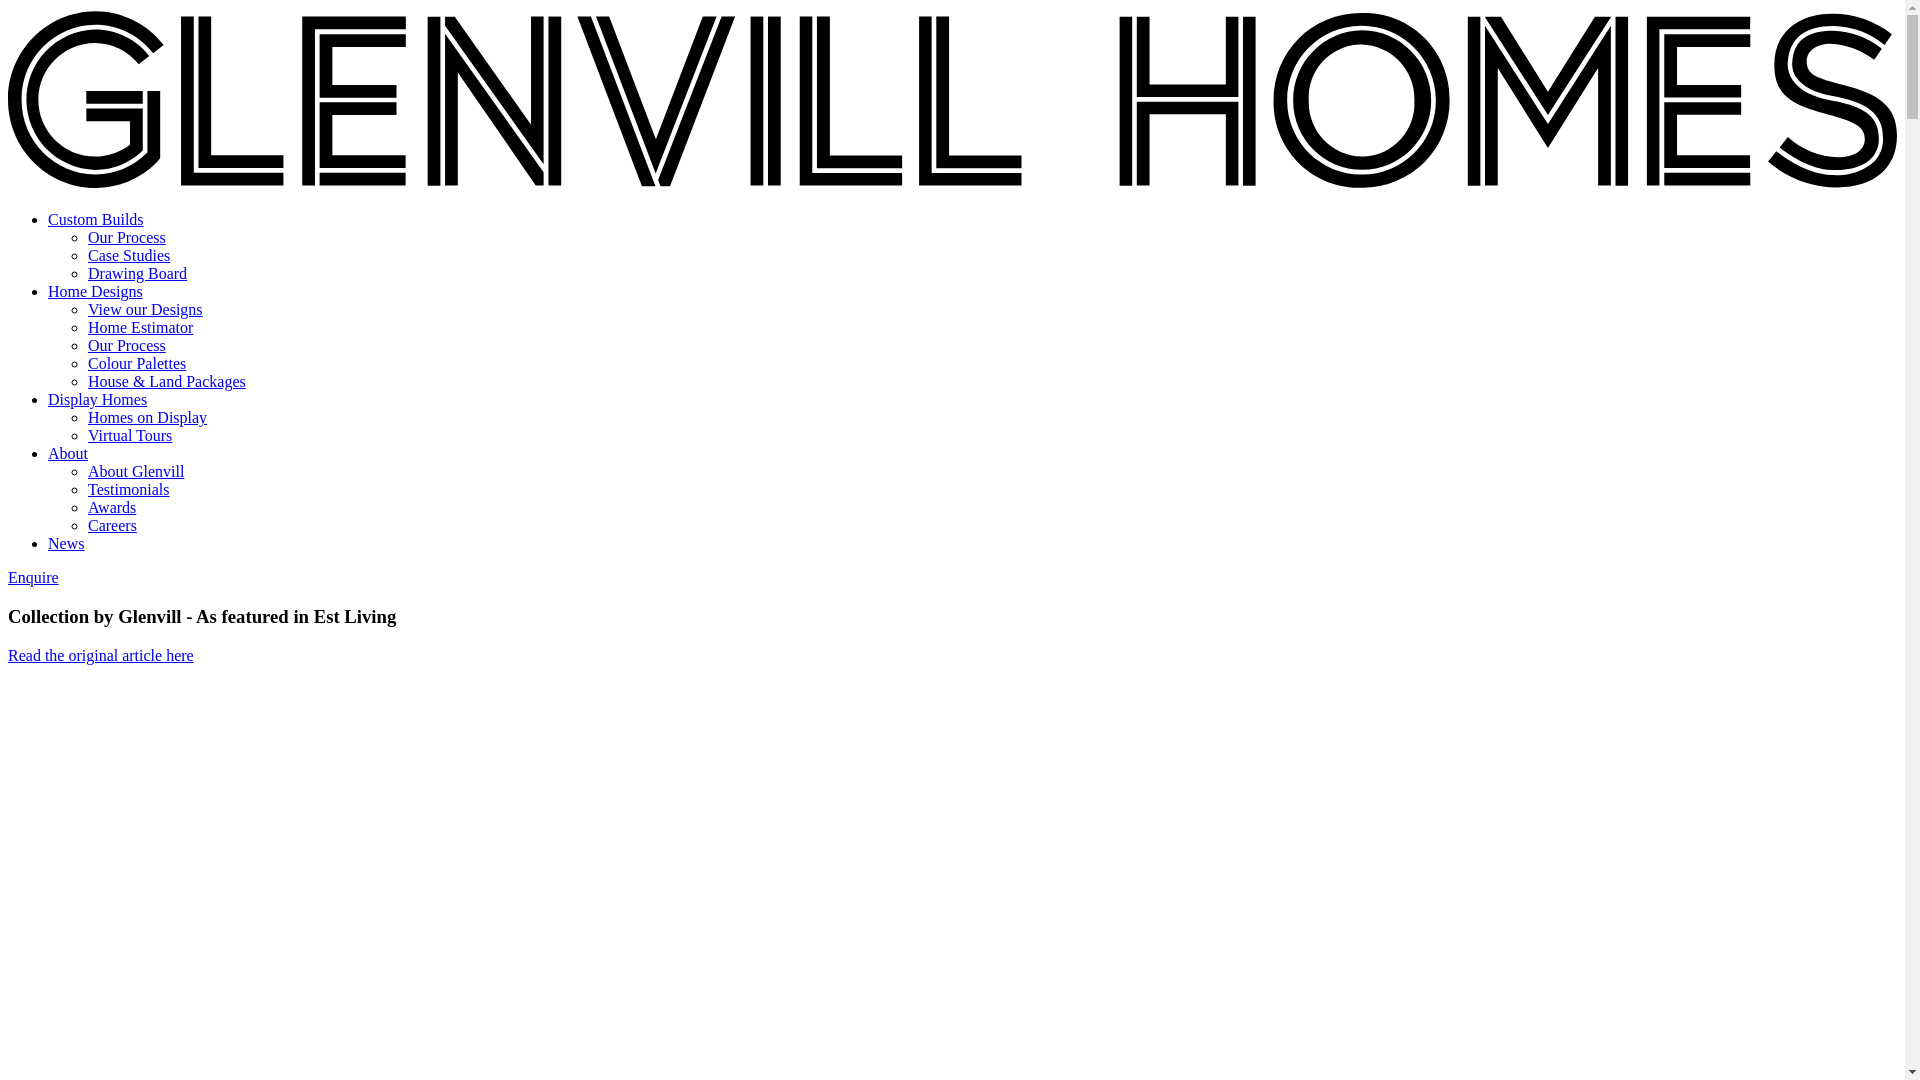 Image resolution: width=1920 pixels, height=1080 pixels. I want to click on 'Enquire', so click(8, 577).